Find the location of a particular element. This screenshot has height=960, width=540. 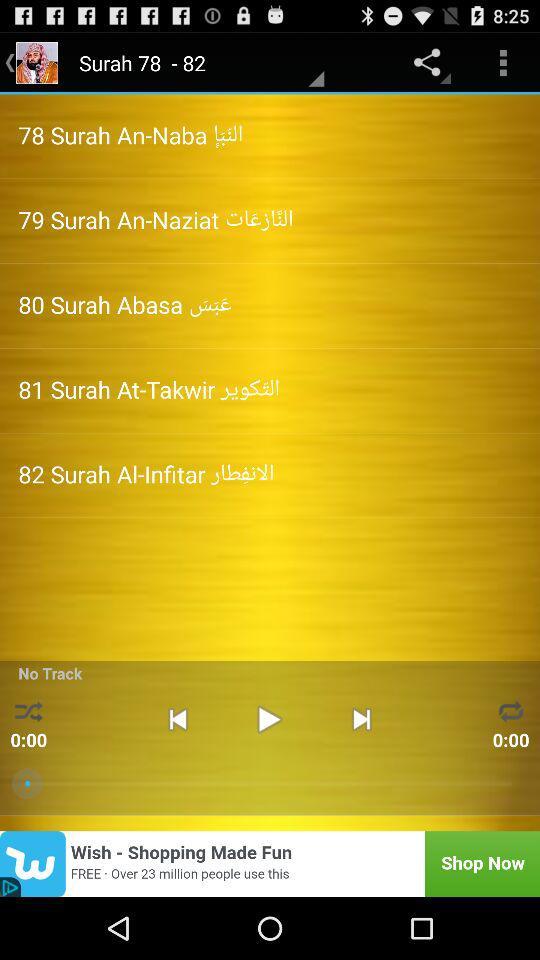

the skip_previous icon is located at coordinates (177, 768).